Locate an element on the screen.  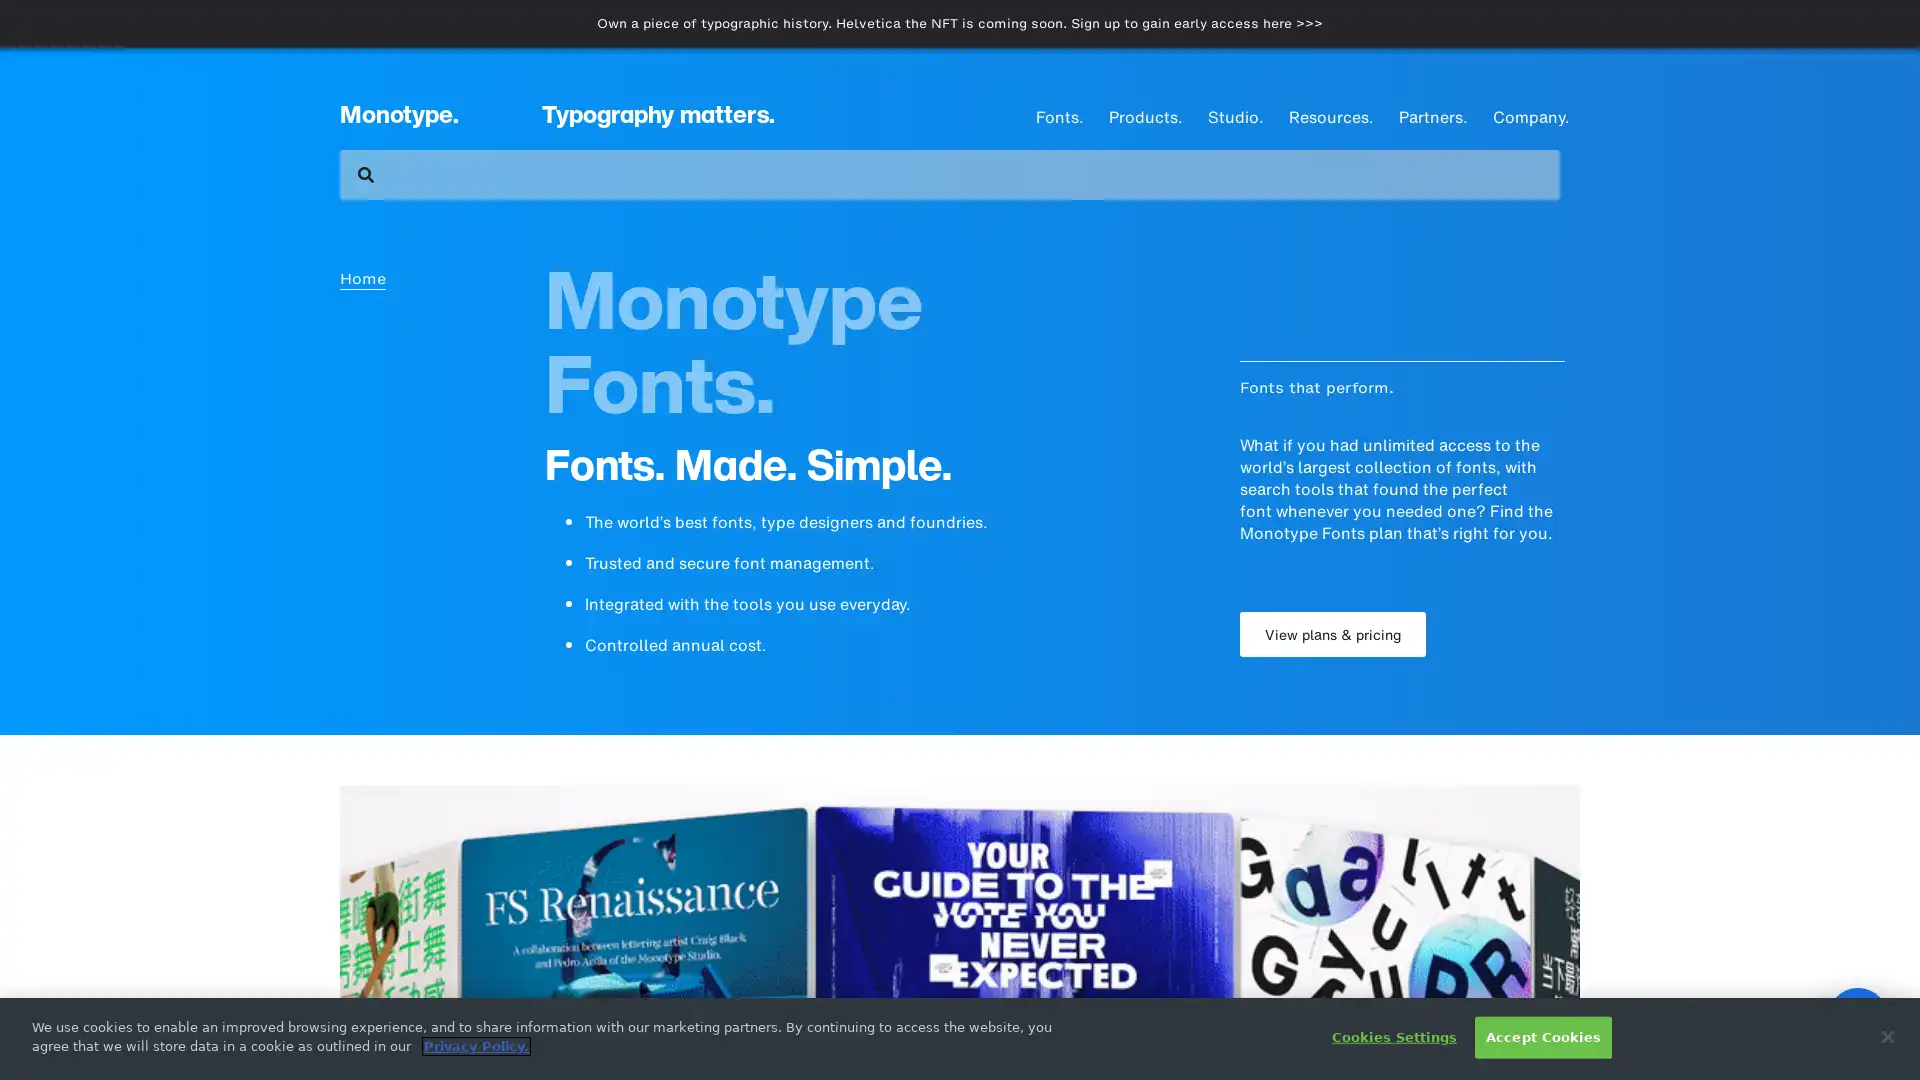
Close is located at coordinates (1886, 1035).